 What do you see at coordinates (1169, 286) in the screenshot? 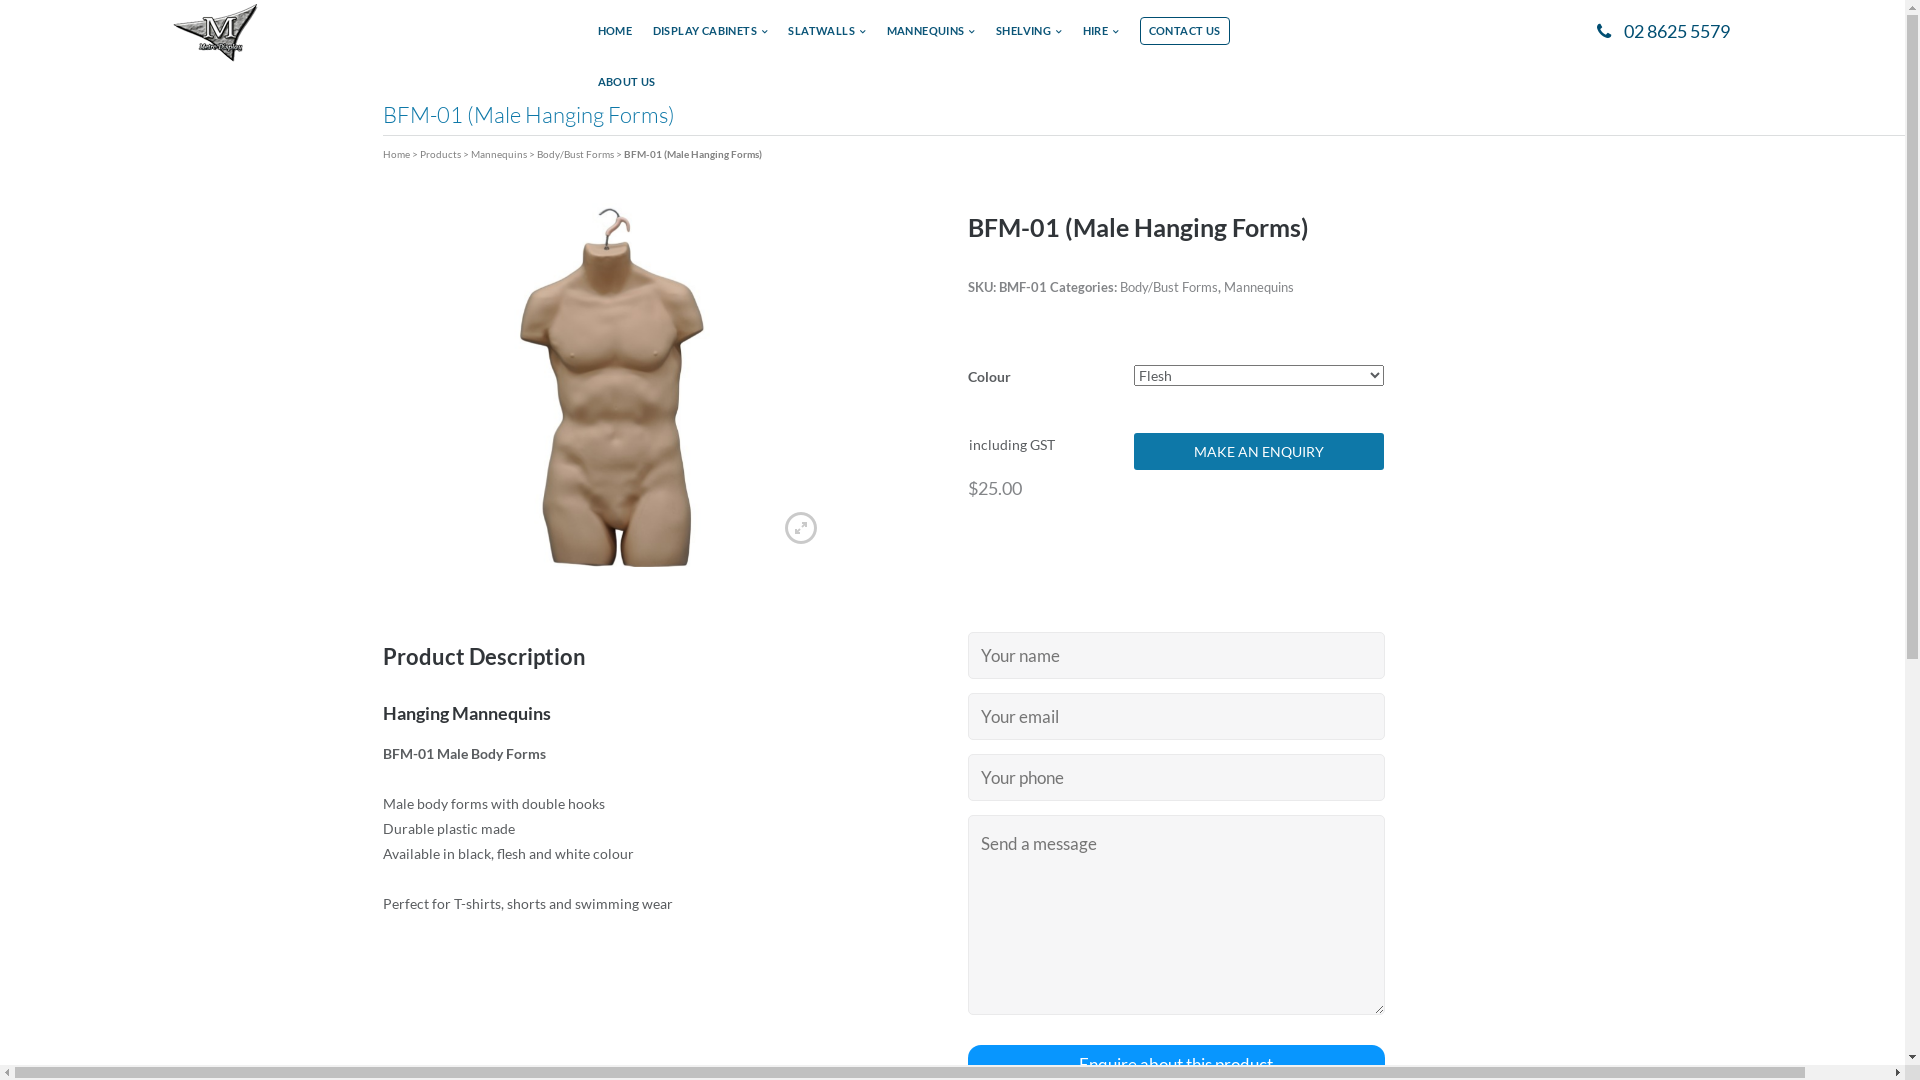
I see `'Body/Bust Forms'` at bounding box center [1169, 286].